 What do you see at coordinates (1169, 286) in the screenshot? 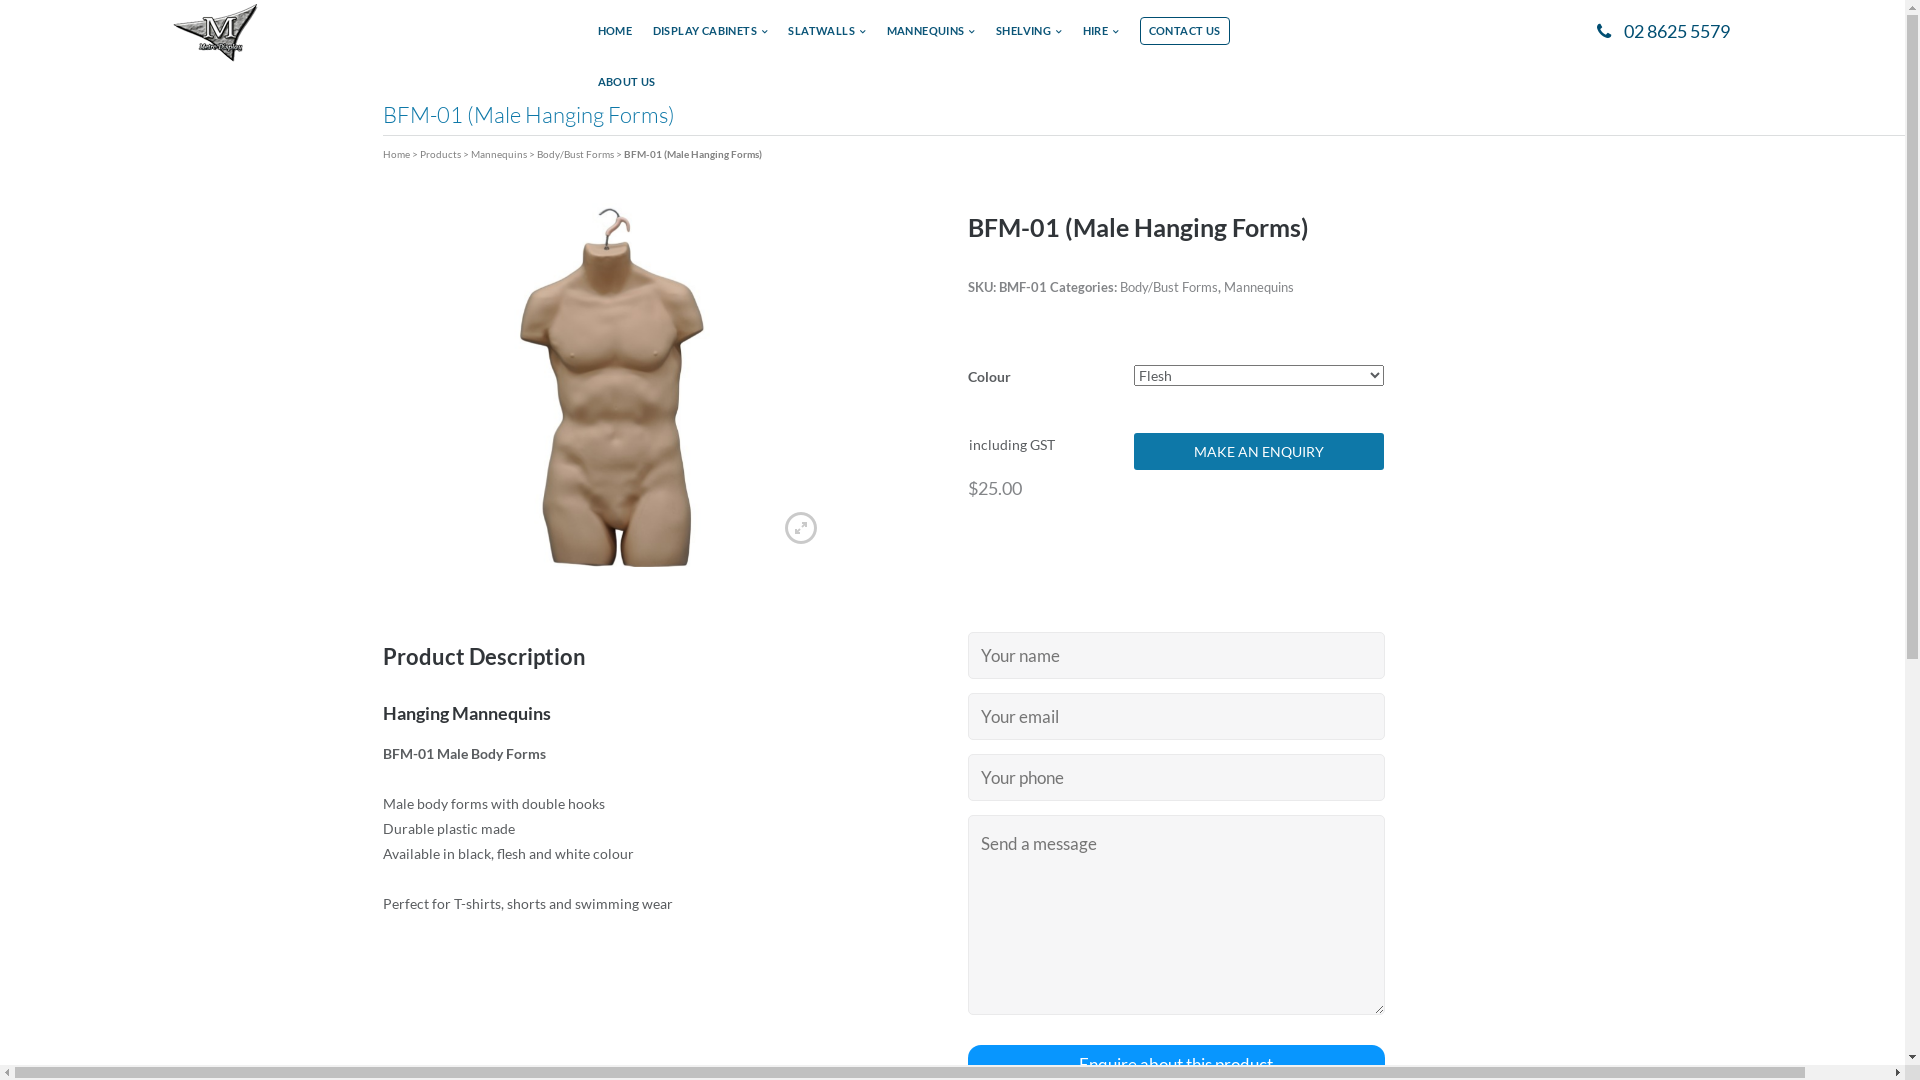
I see `'Body/Bust Forms'` at bounding box center [1169, 286].